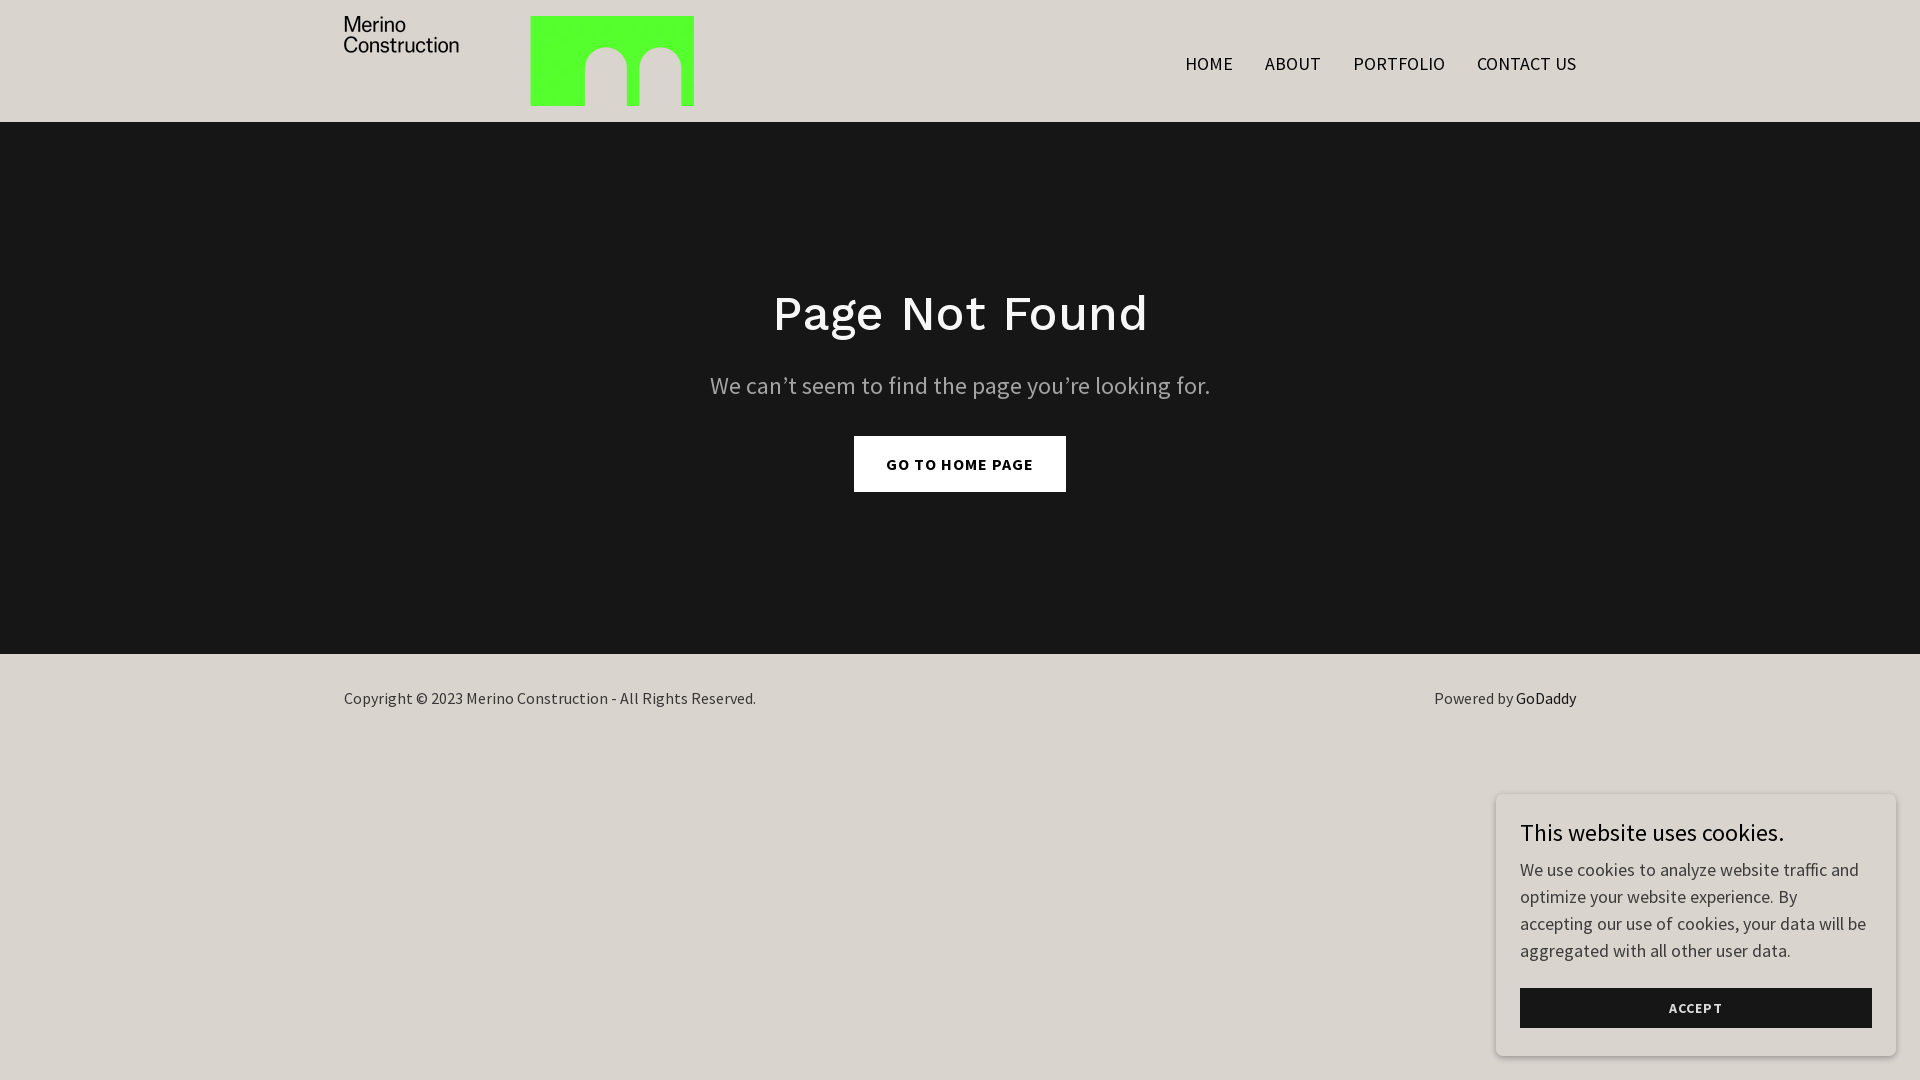 The width and height of the screenshot is (1920, 1080). What do you see at coordinates (518, 57) in the screenshot?
I see `'Merino Construction'` at bounding box center [518, 57].